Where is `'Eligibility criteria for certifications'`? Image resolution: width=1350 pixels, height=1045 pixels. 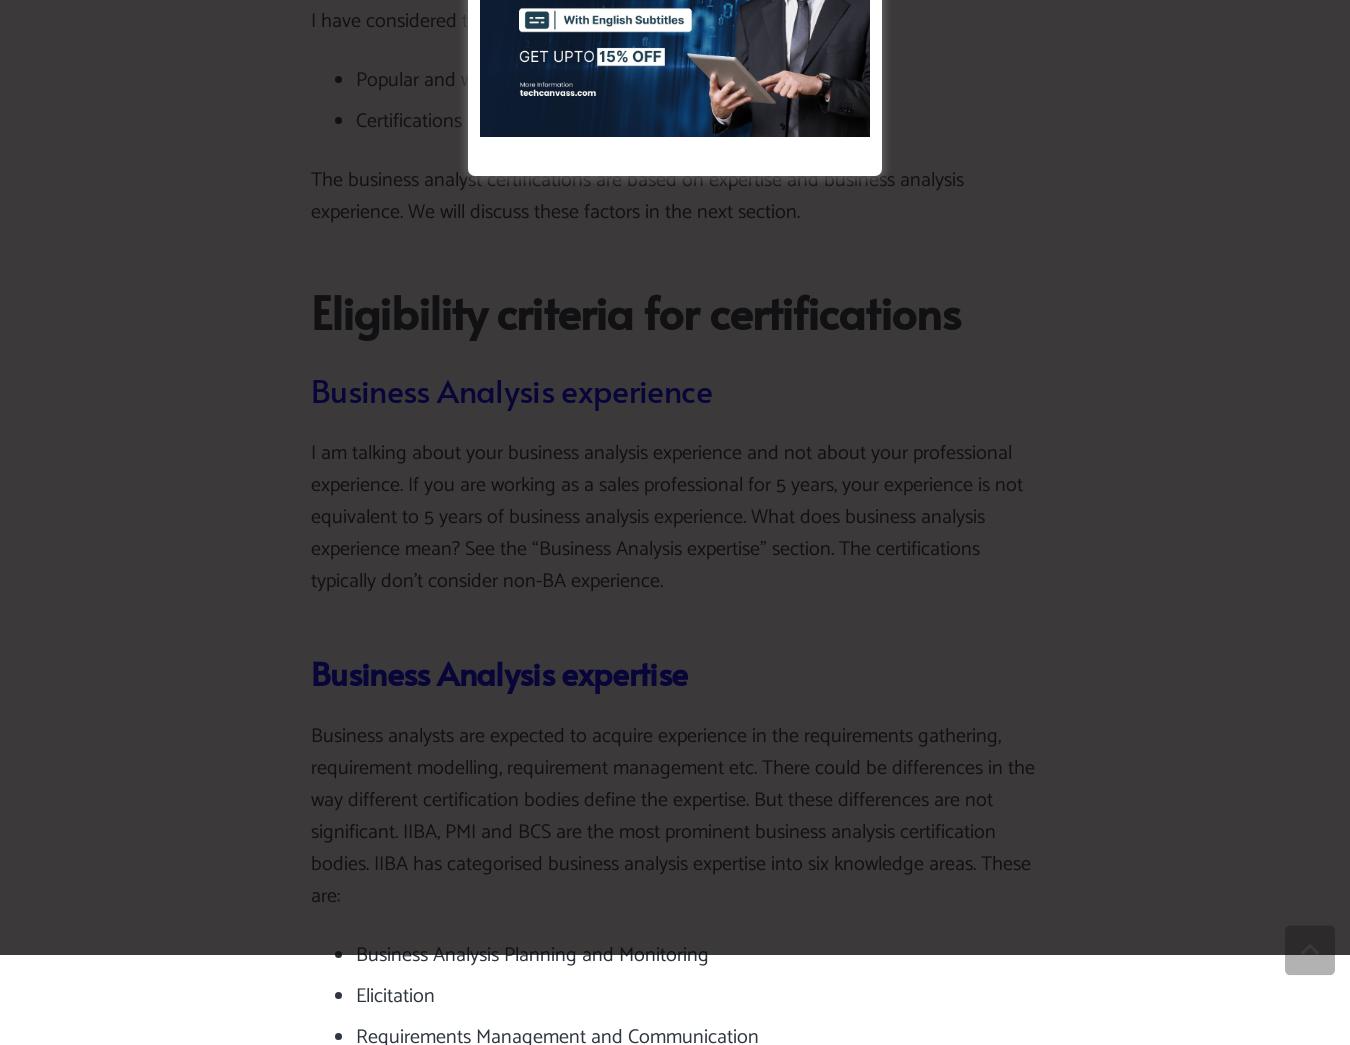
'Eligibility criteria for certifications' is located at coordinates (635, 311).